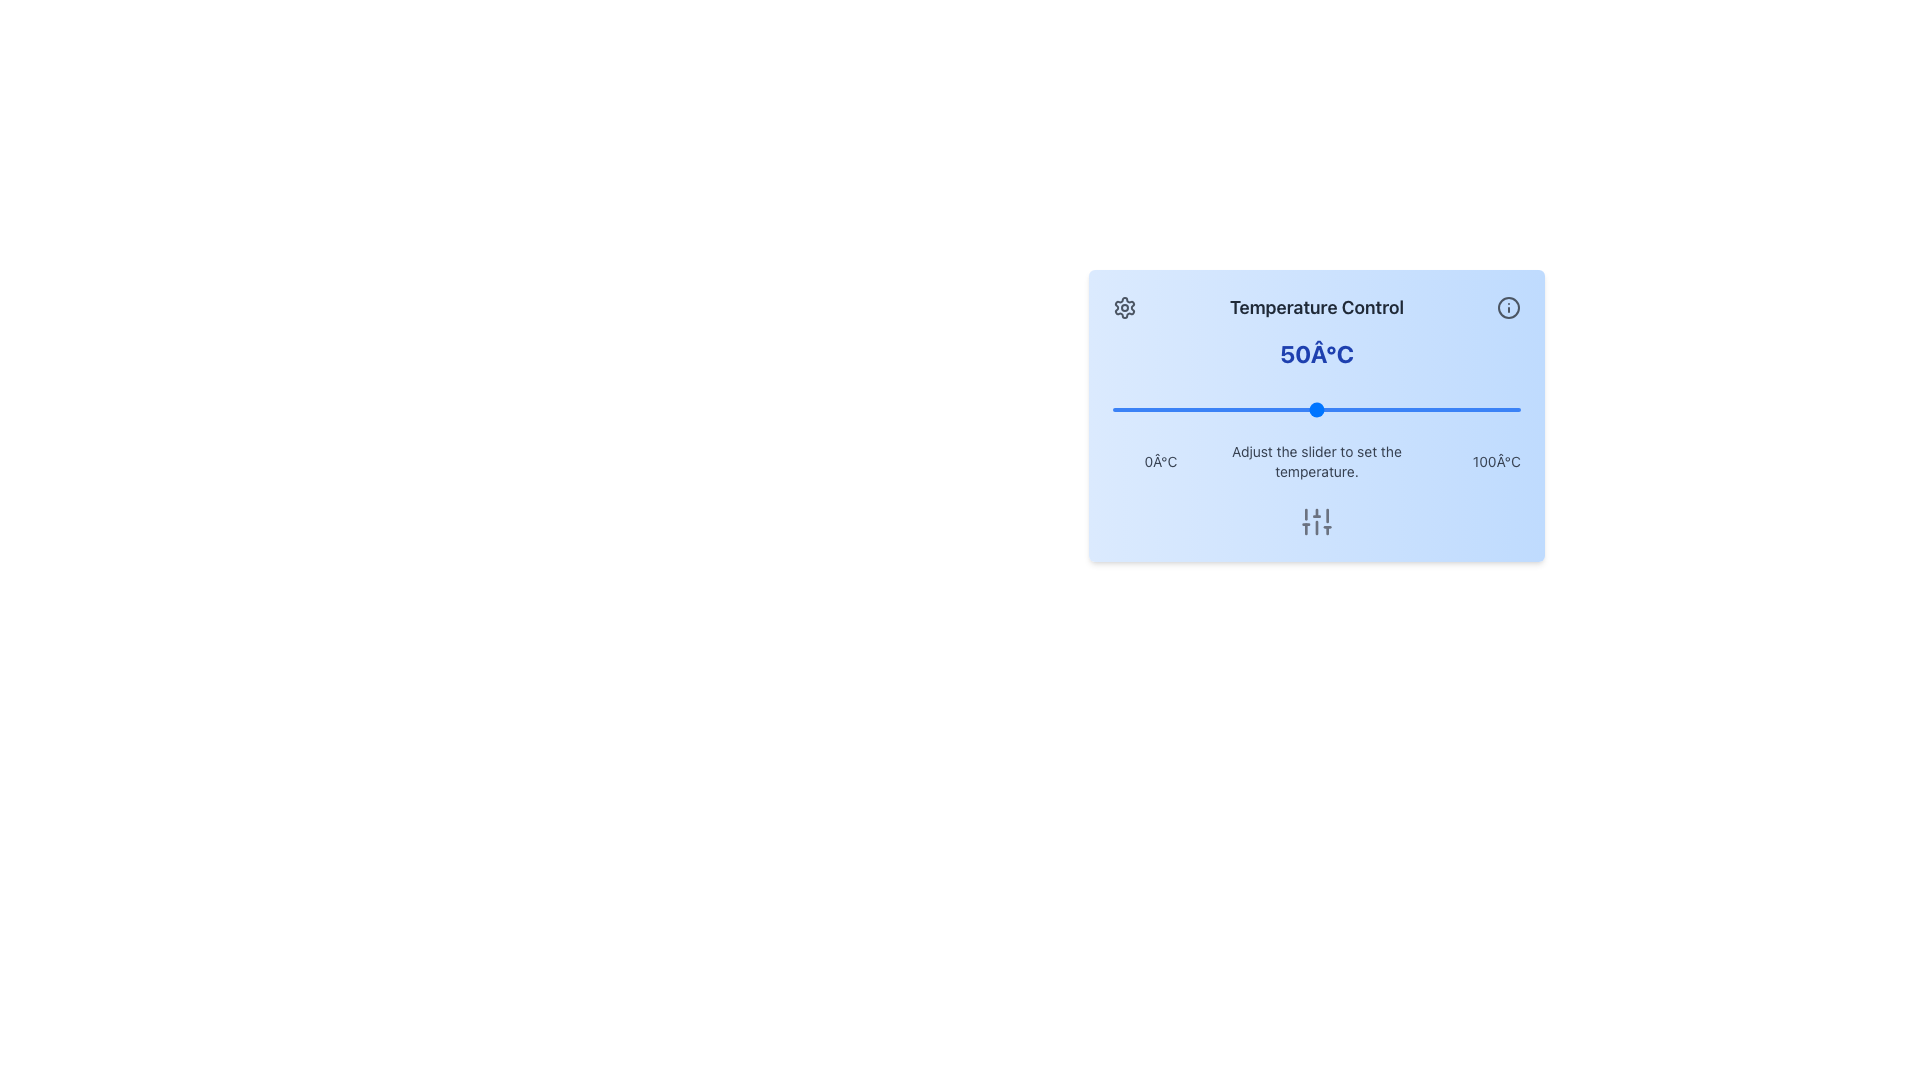 The image size is (1920, 1080). I want to click on the horizontal slider control, which is styled with a blue primary color and is located below the temperature display text '50°C', so click(1316, 408).